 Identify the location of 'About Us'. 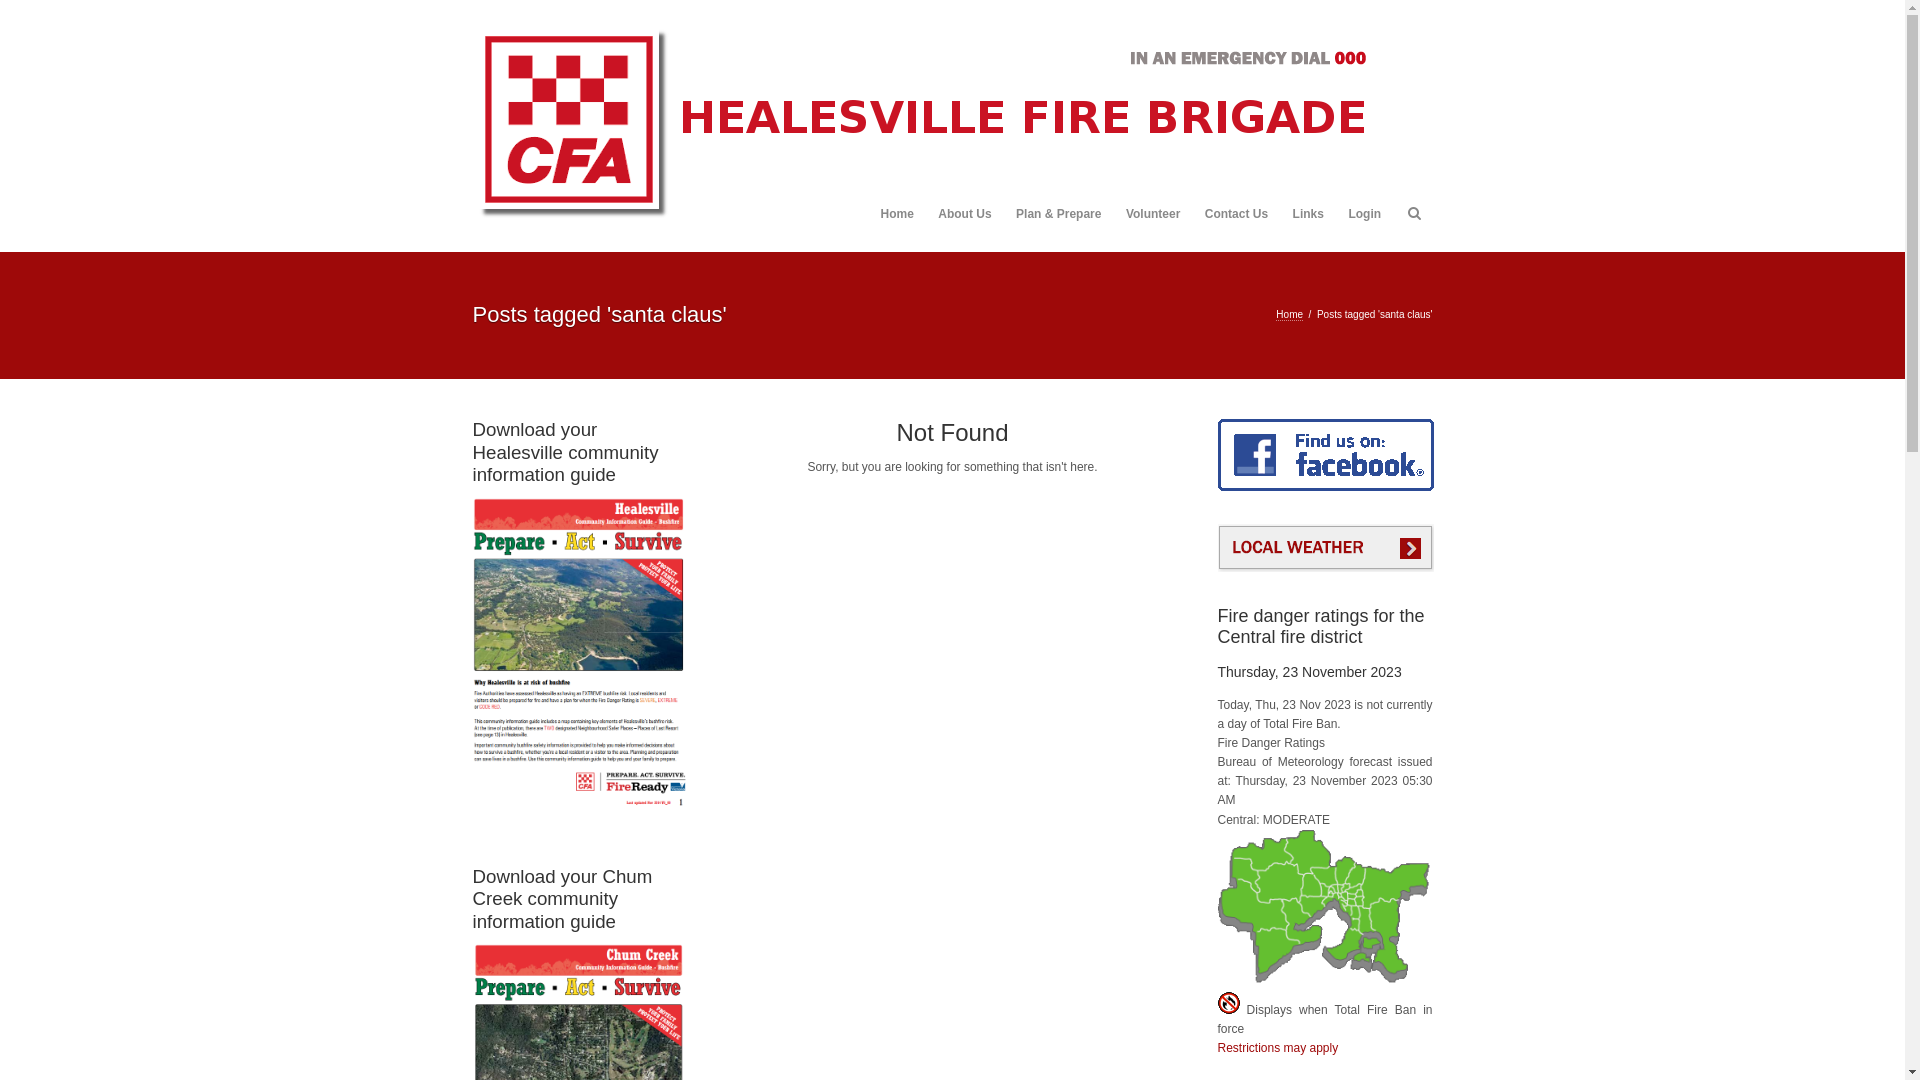
(964, 214).